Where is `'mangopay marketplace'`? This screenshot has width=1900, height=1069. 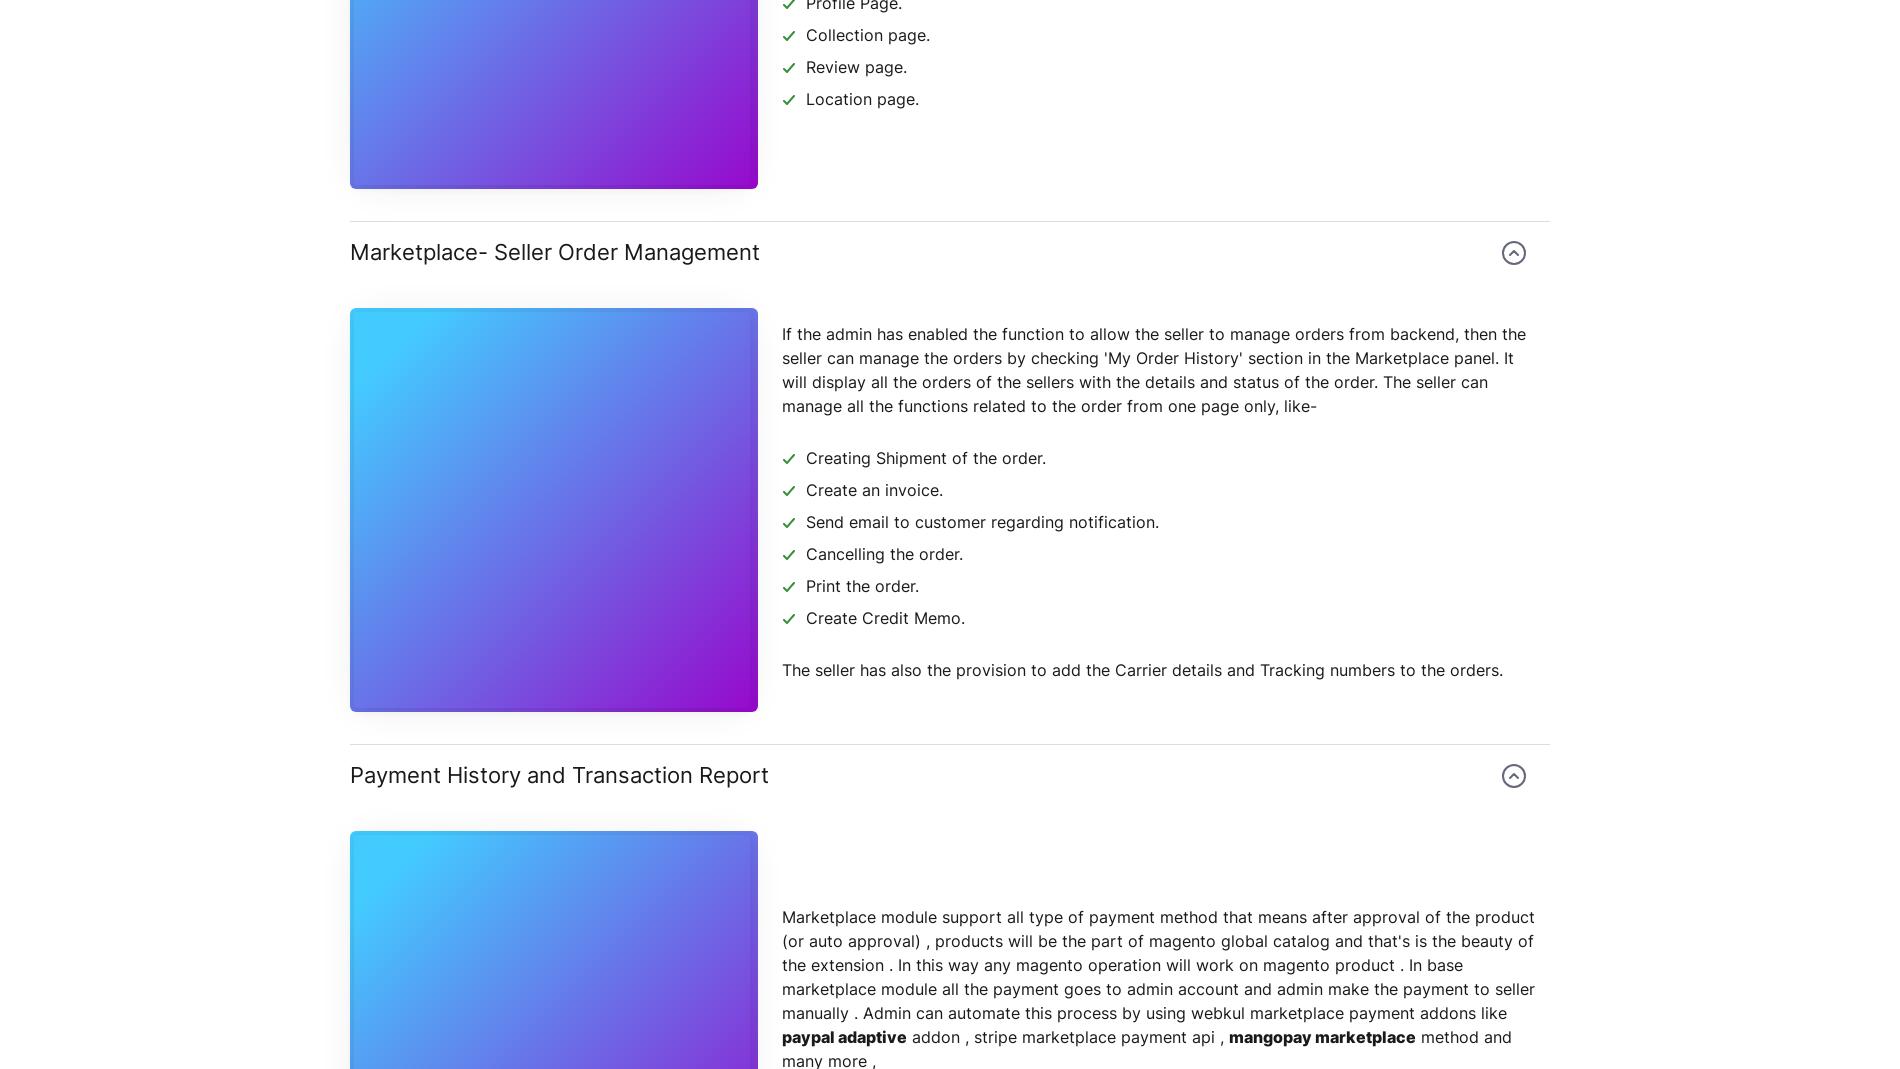
'mangopay marketplace' is located at coordinates (1227, 1037).